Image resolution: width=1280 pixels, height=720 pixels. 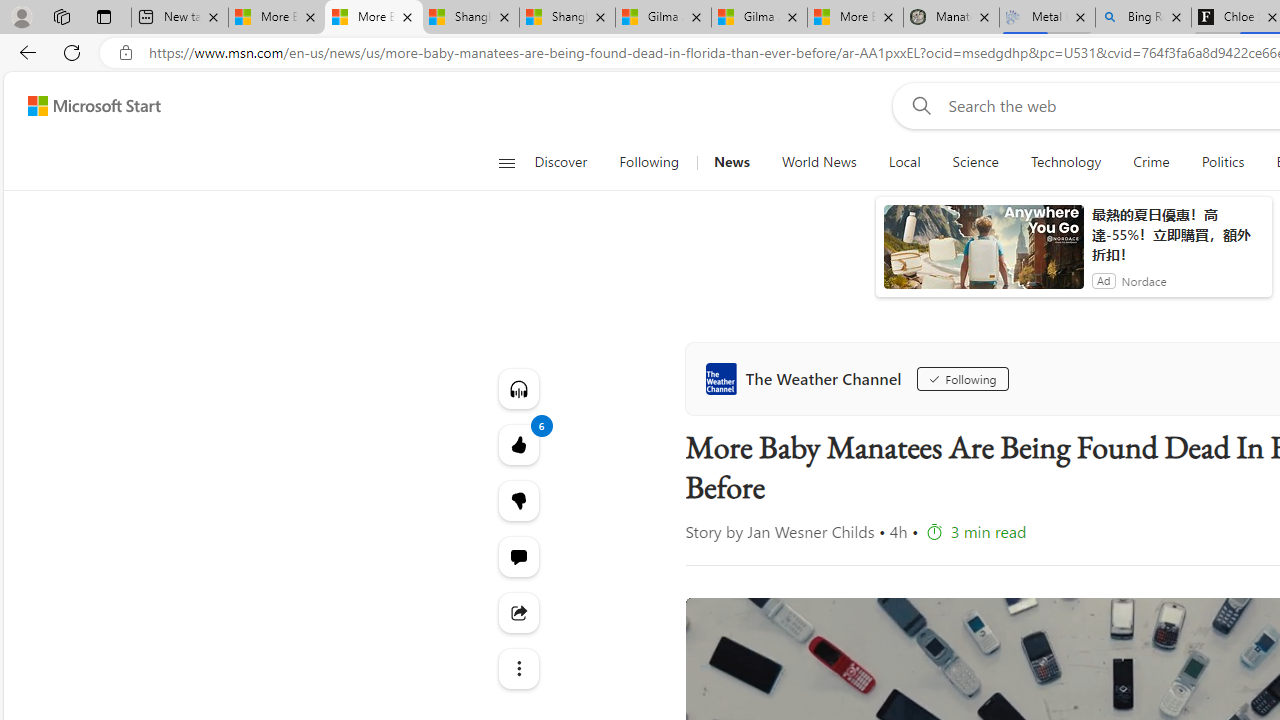 What do you see at coordinates (518, 499) in the screenshot?
I see `'More like this6Fewer like thisStart the conversation'` at bounding box center [518, 499].